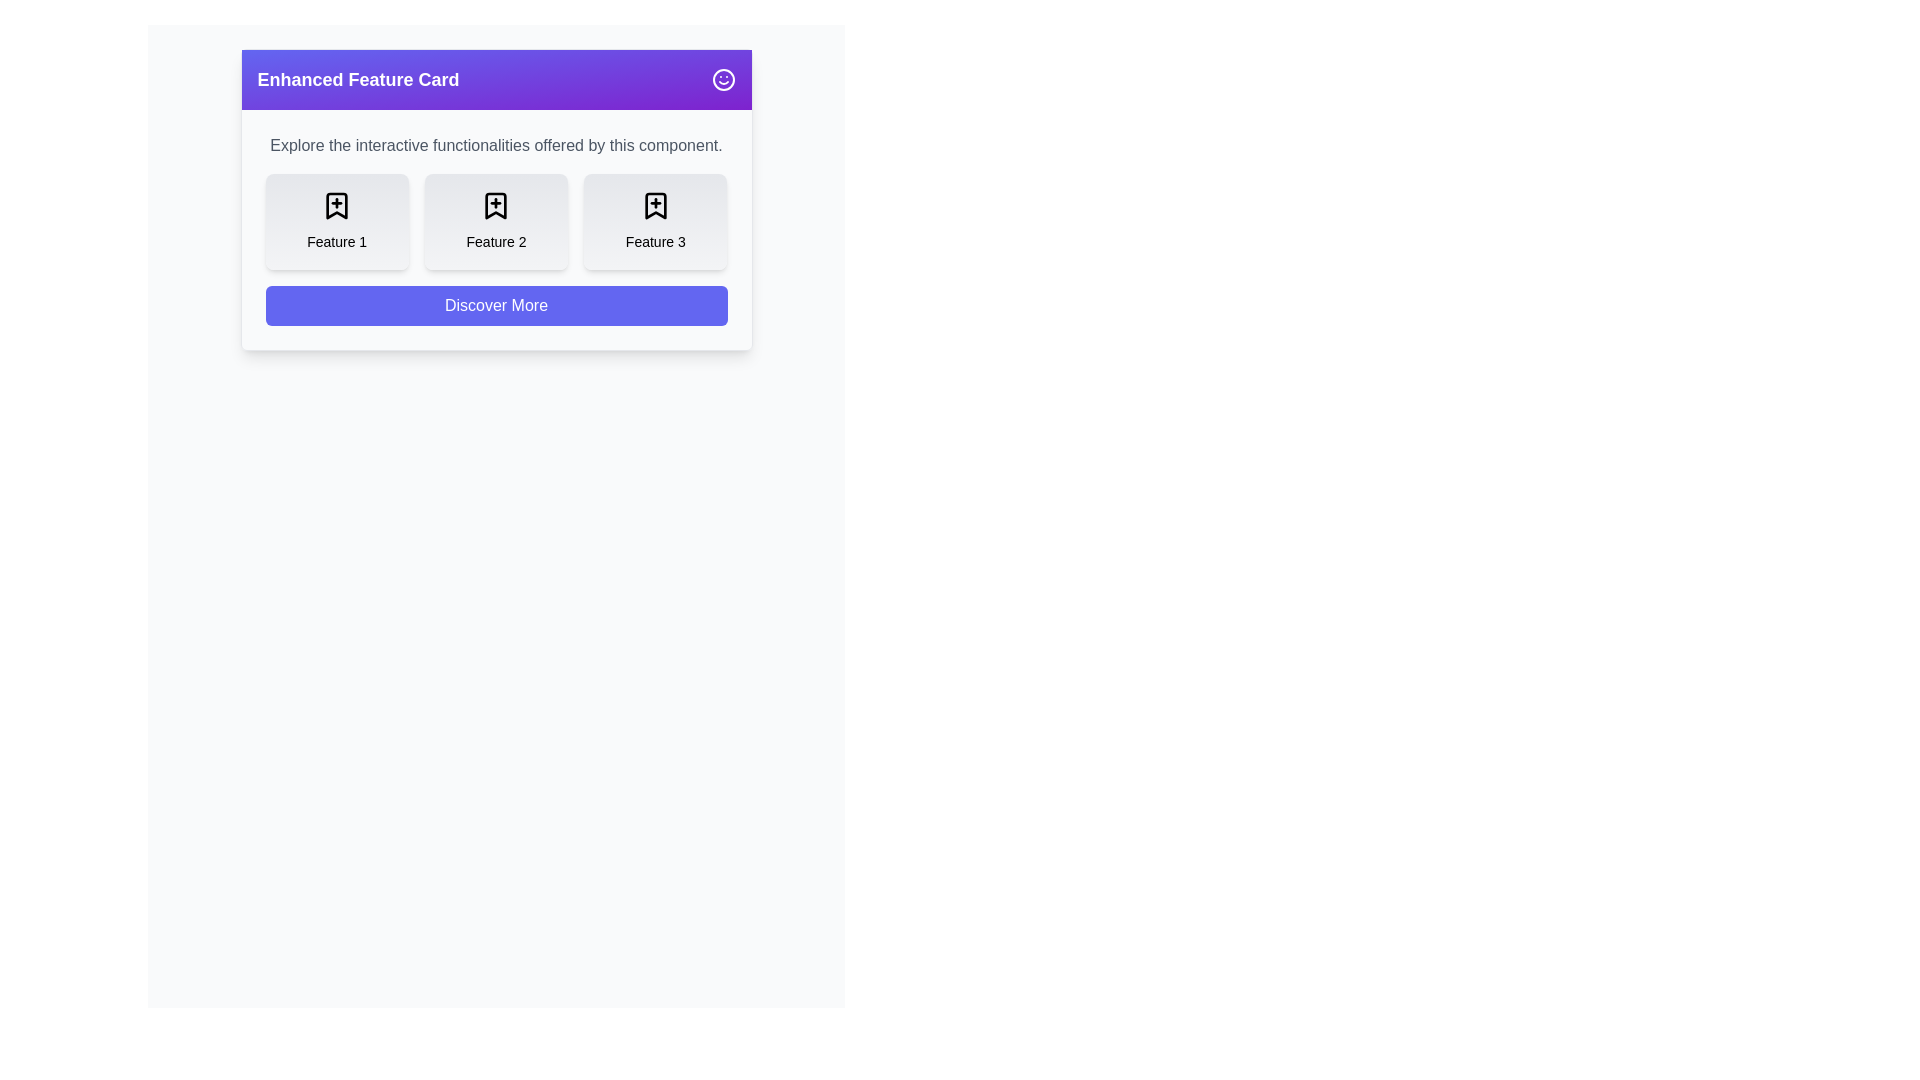 The height and width of the screenshot is (1080, 1920). I want to click on the middle feature icon that represents an individual option in the interface, located beneath the header line and descriptive text, so click(496, 205).